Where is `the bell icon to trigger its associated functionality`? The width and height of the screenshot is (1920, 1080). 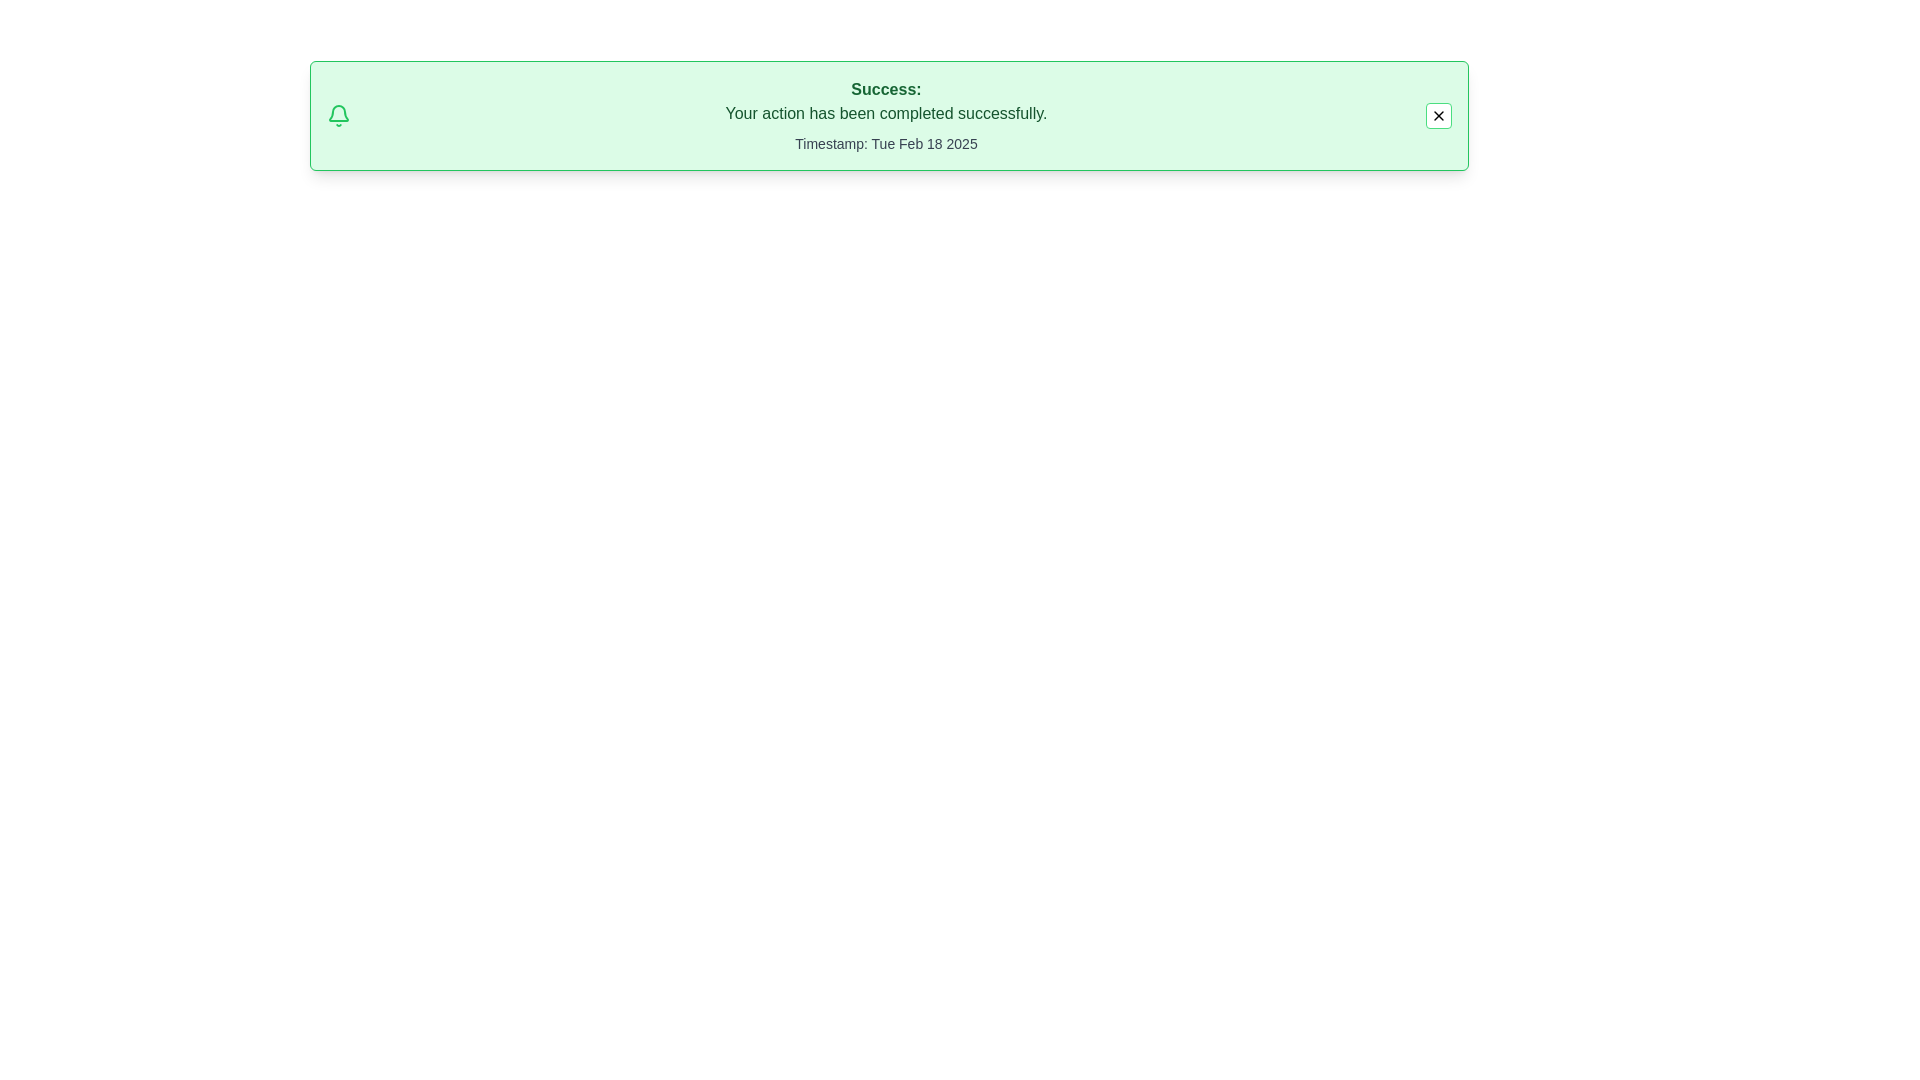 the bell icon to trigger its associated functionality is located at coordinates (339, 115).